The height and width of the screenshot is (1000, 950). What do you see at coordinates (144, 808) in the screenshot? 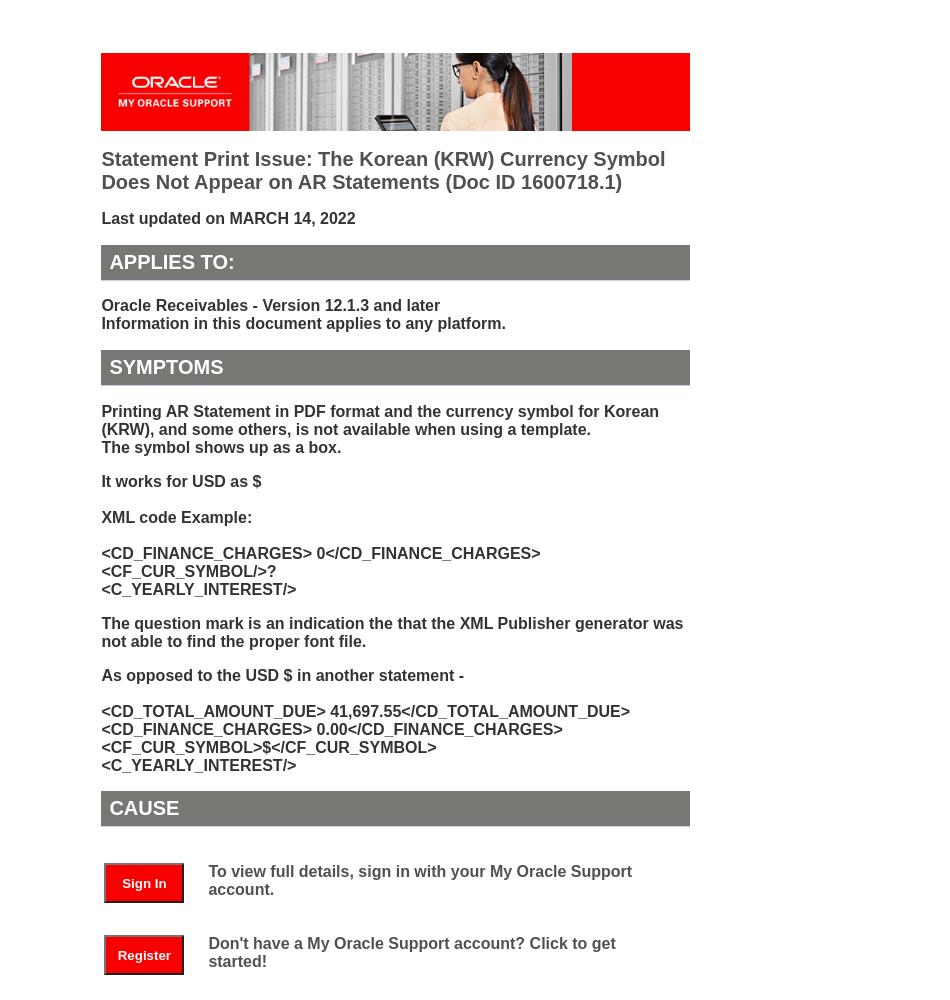
I see `'Cause'` at bounding box center [144, 808].